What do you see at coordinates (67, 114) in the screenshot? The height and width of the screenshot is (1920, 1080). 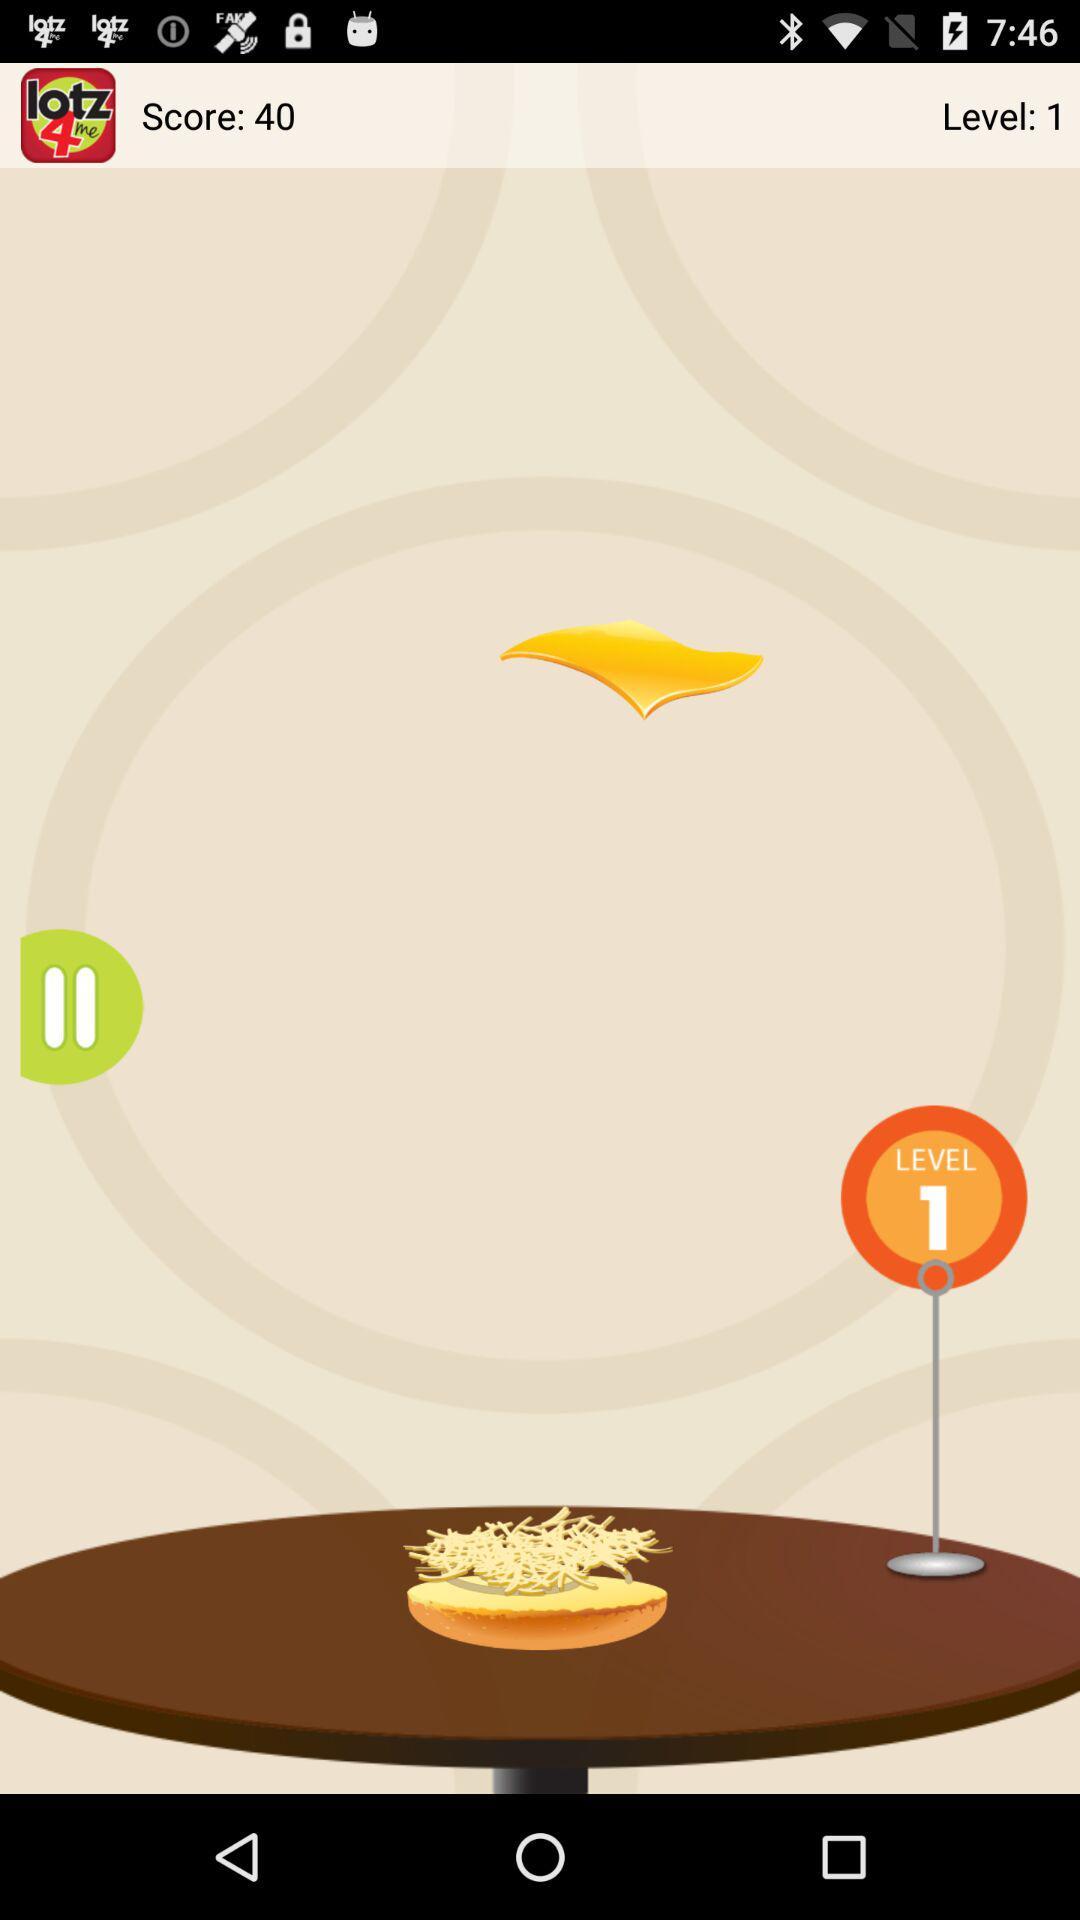 I see `open this app` at bounding box center [67, 114].